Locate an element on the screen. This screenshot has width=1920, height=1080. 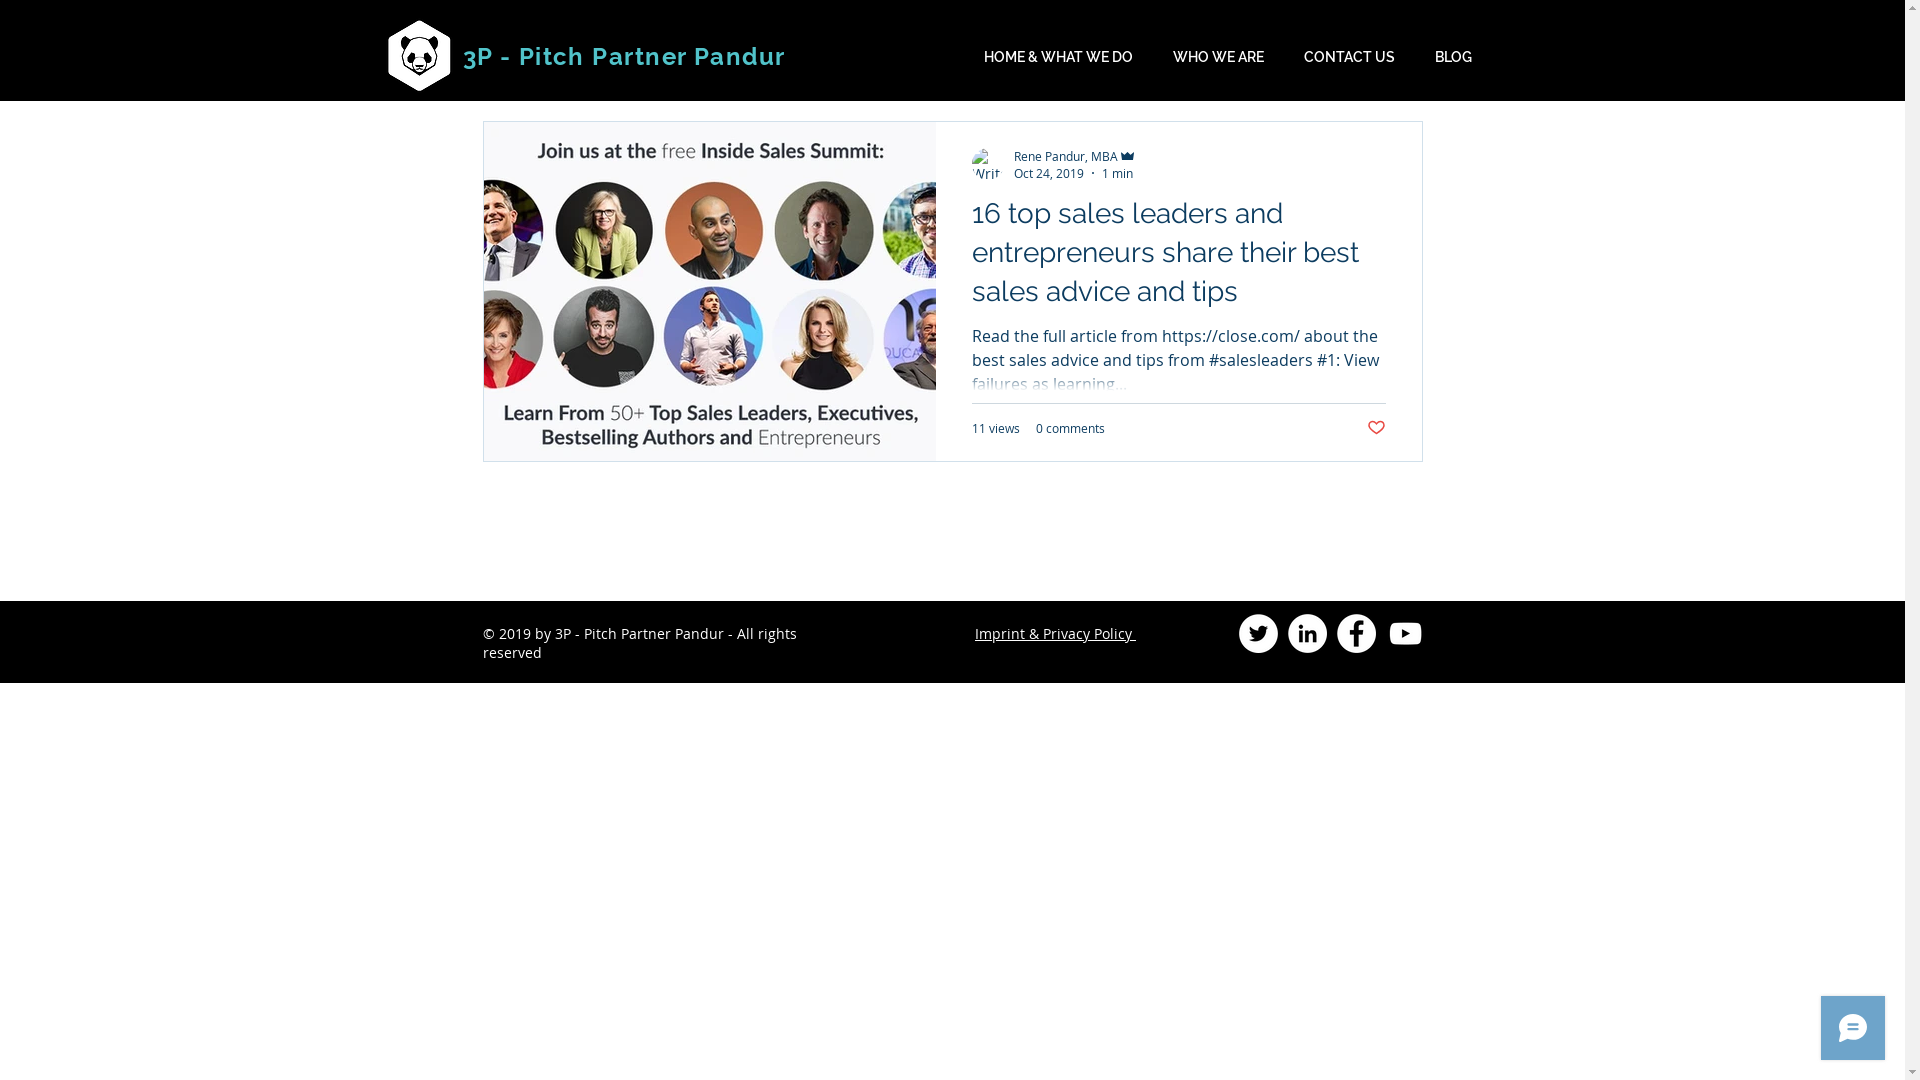
'Imprint & Privacy Policy ' is located at coordinates (1054, 633).